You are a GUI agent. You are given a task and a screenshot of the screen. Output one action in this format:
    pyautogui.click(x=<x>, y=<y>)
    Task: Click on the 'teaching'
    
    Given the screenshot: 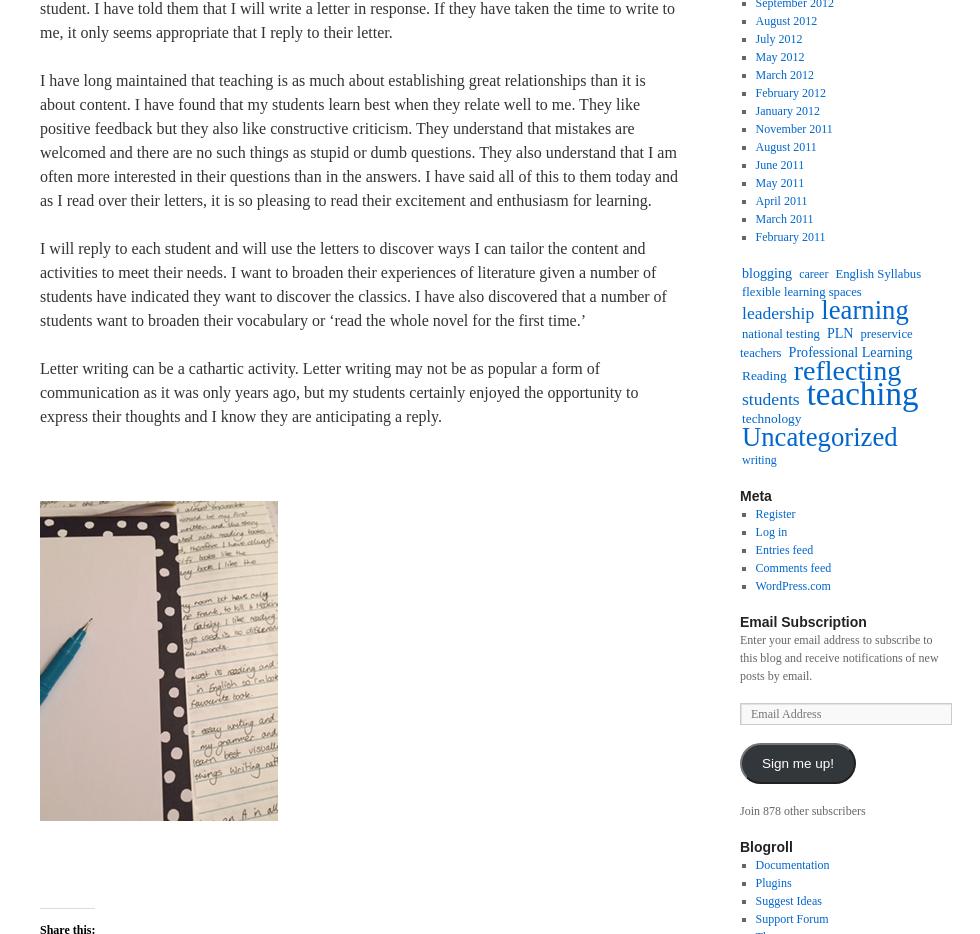 What is the action you would take?
    pyautogui.click(x=805, y=392)
    